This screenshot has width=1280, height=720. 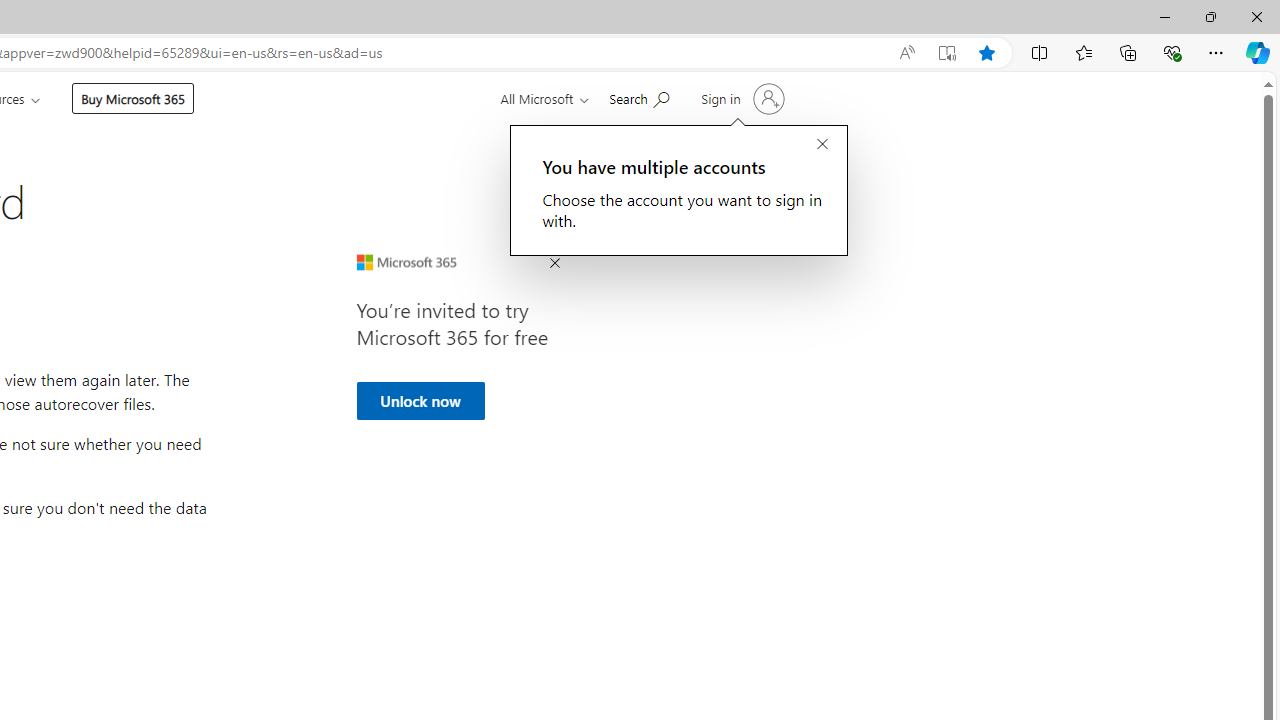 I want to click on 'Buy Microsoft 365', so click(x=132, y=98).